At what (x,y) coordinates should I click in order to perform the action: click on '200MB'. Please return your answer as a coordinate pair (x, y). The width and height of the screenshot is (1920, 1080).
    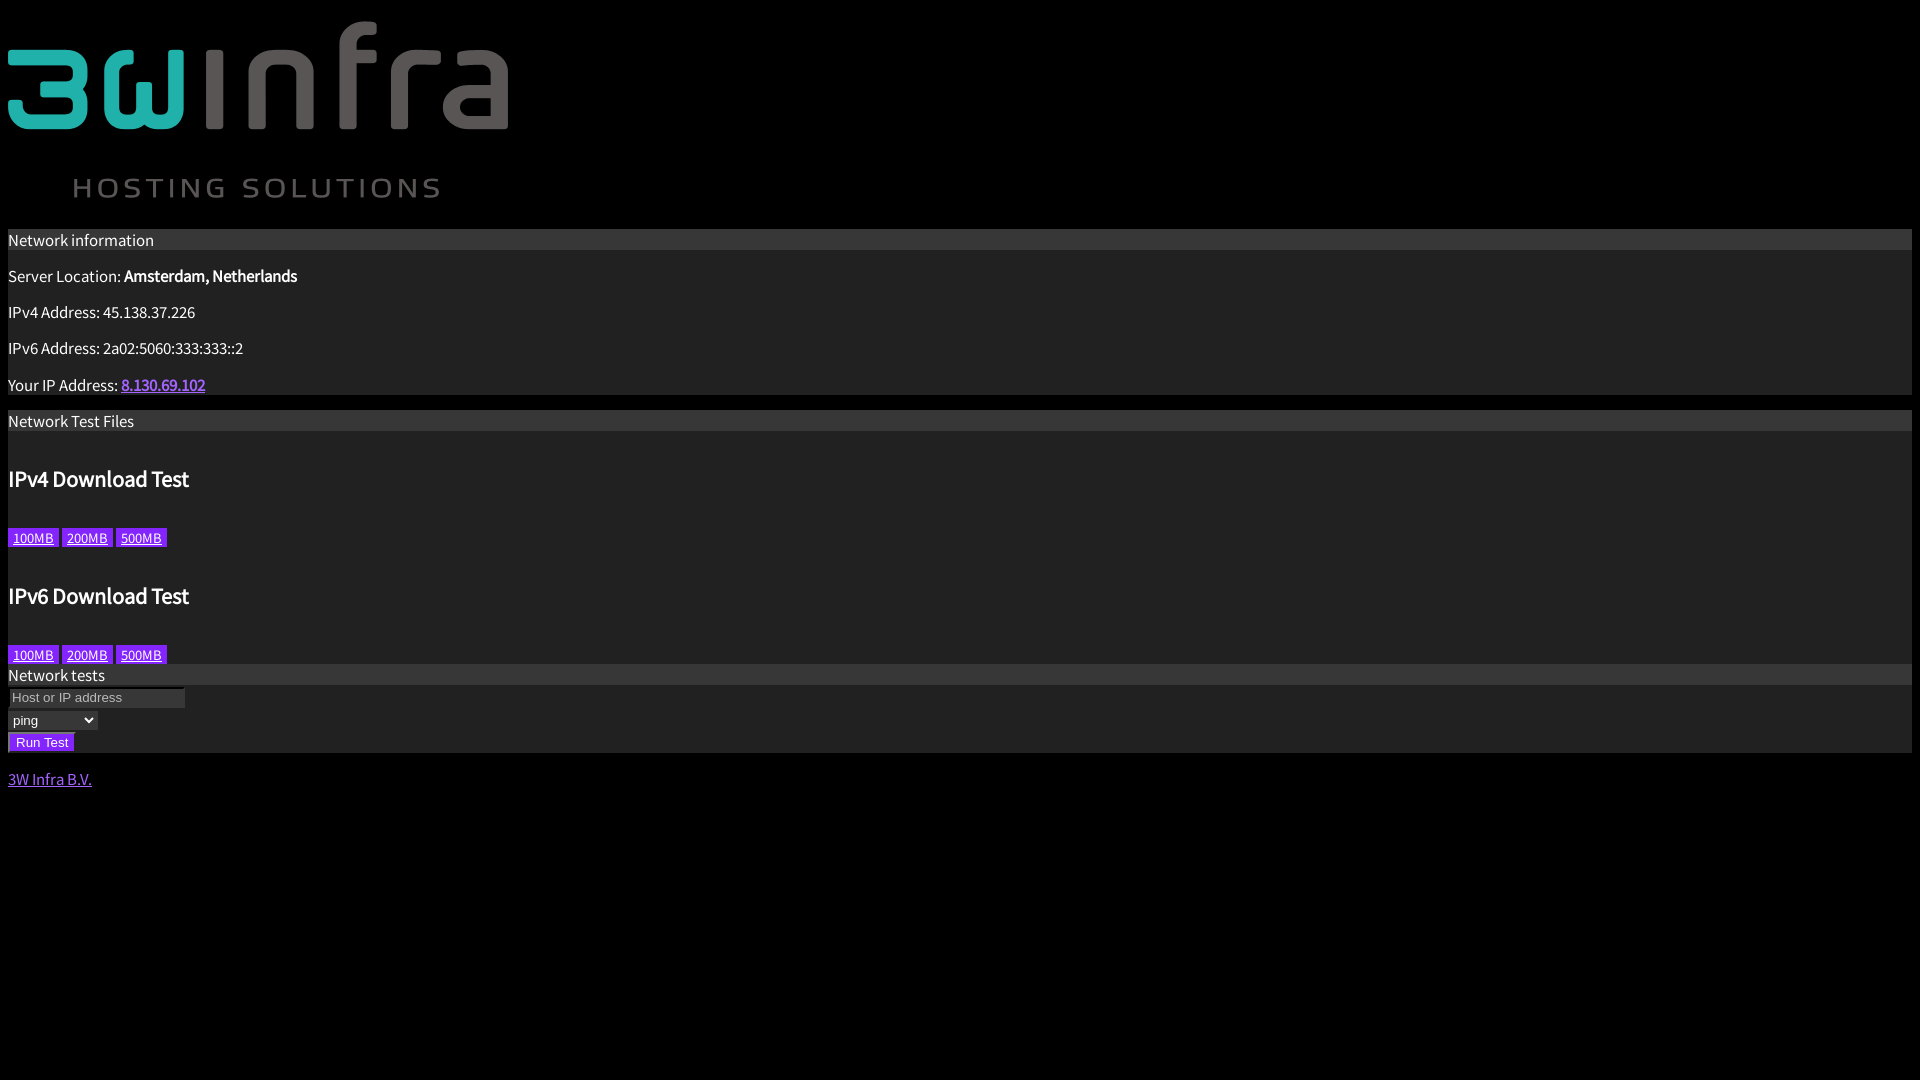
    Looking at the image, I should click on (62, 654).